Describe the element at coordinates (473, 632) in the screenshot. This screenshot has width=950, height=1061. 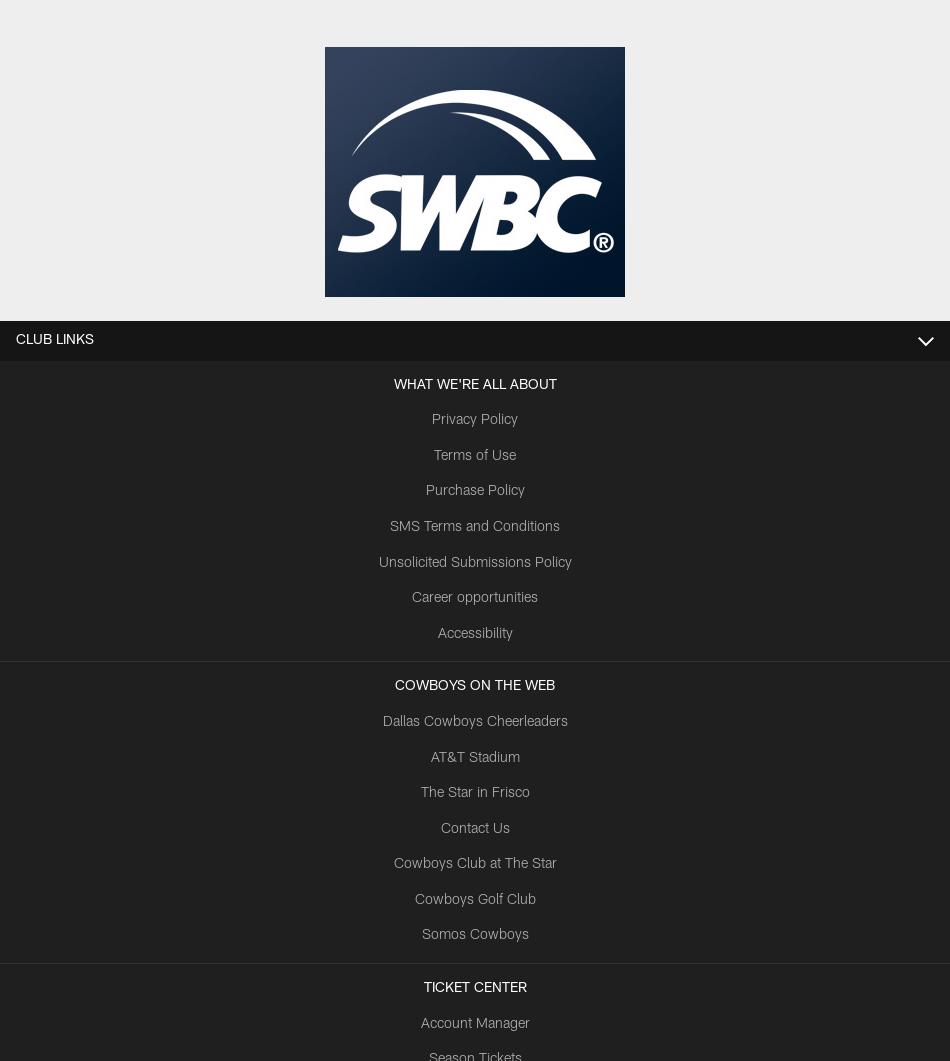
I see `'Accessibility'` at that location.